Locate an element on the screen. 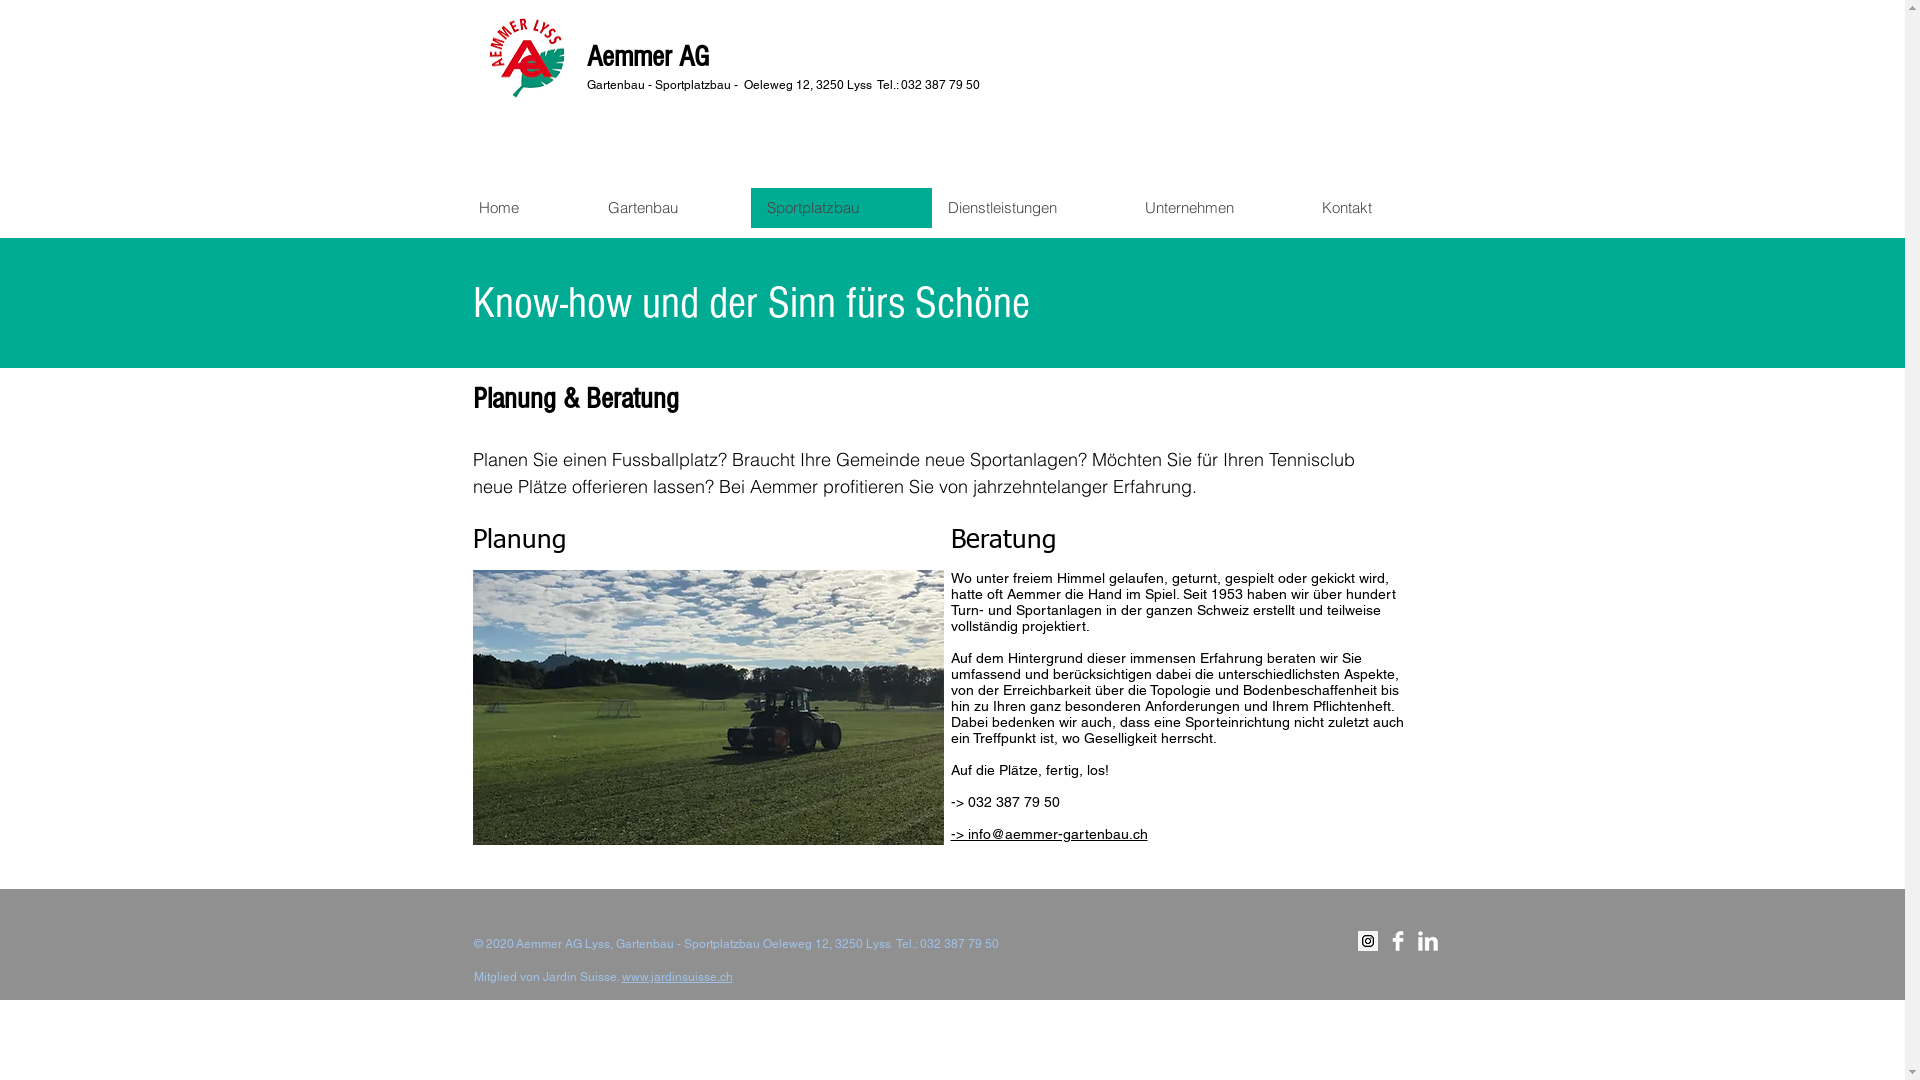 The height and width of the screenshot is (1080, 1920). 'Sportplatzbau' is located at coordinates (840, 208).